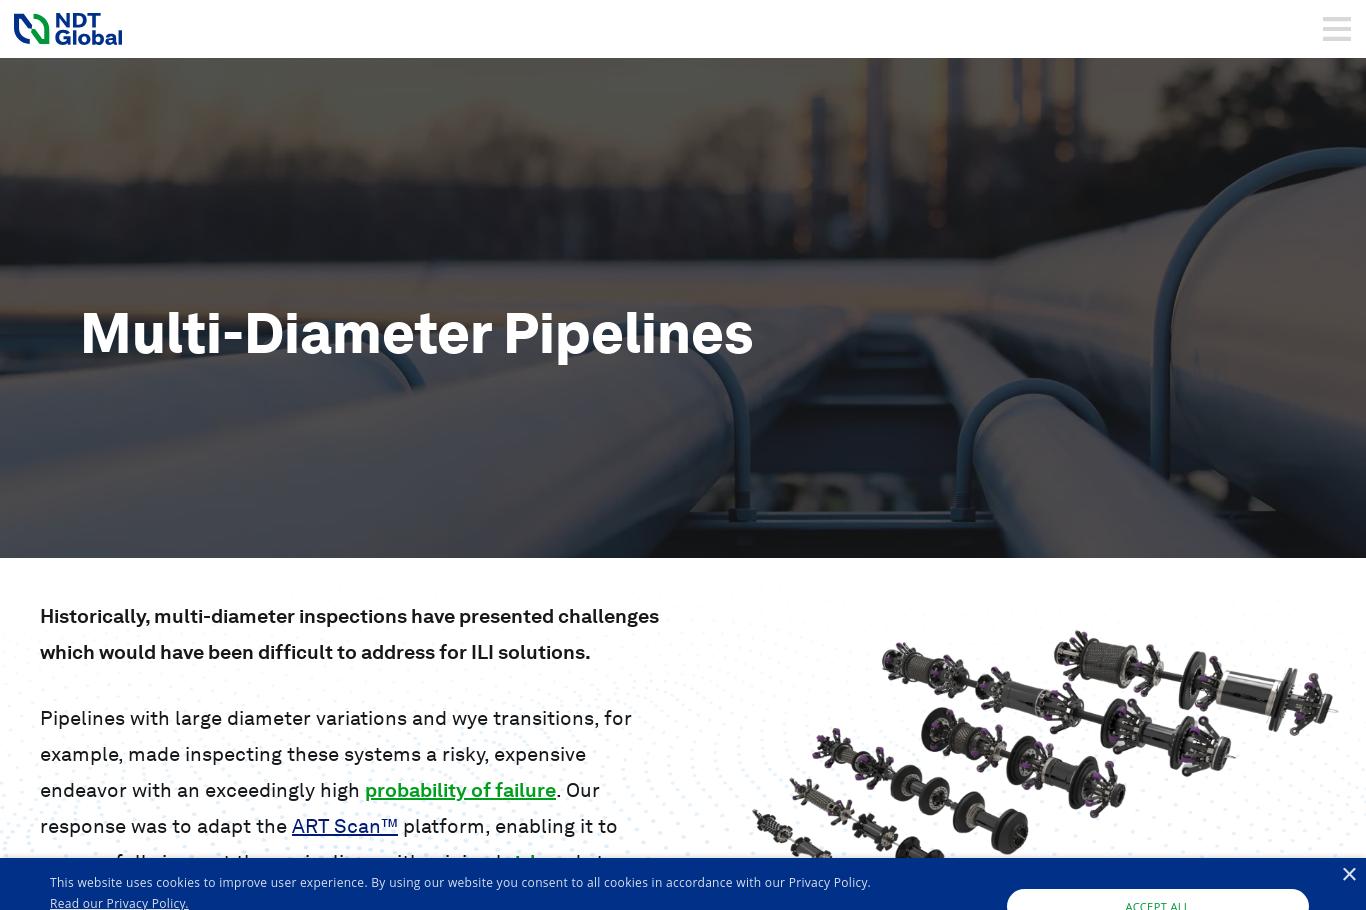 The height and width of the screenshot is (910, 1366). What do you see at coordinates (459, 882) in the screenshot?
I see `'This website uses cookies to improve user experience. By using our website you consent to all cookies in accordance with our Privacy Policy.'` at bounding box center [459, 882].